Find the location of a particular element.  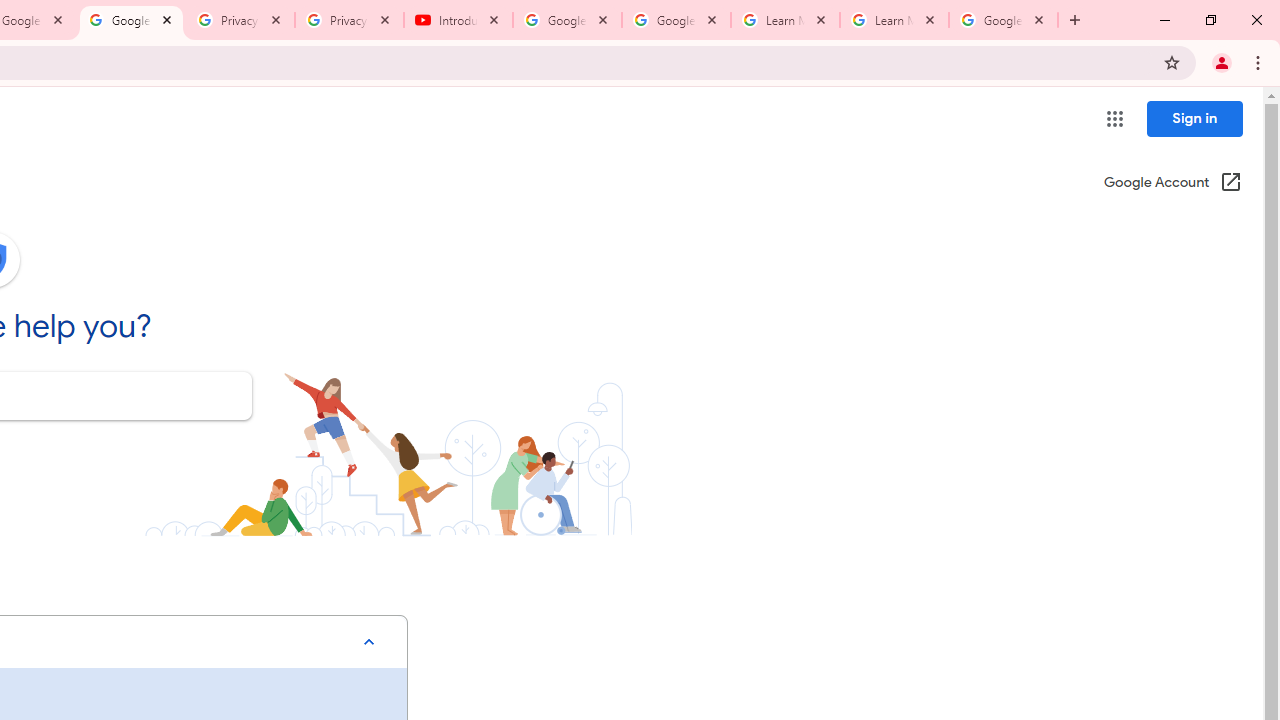

'Google Account Help' is located at coordinates (130, 20).